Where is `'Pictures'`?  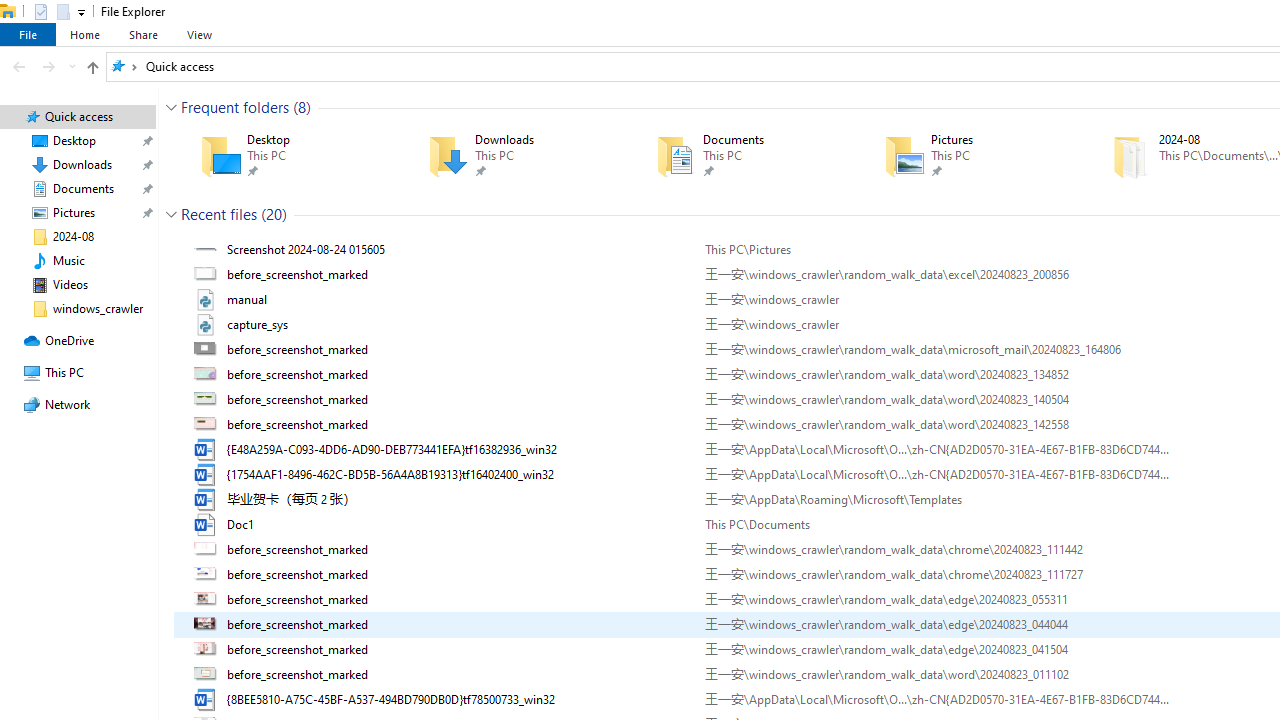 'Pictures' is located at coordinates (969, 155).